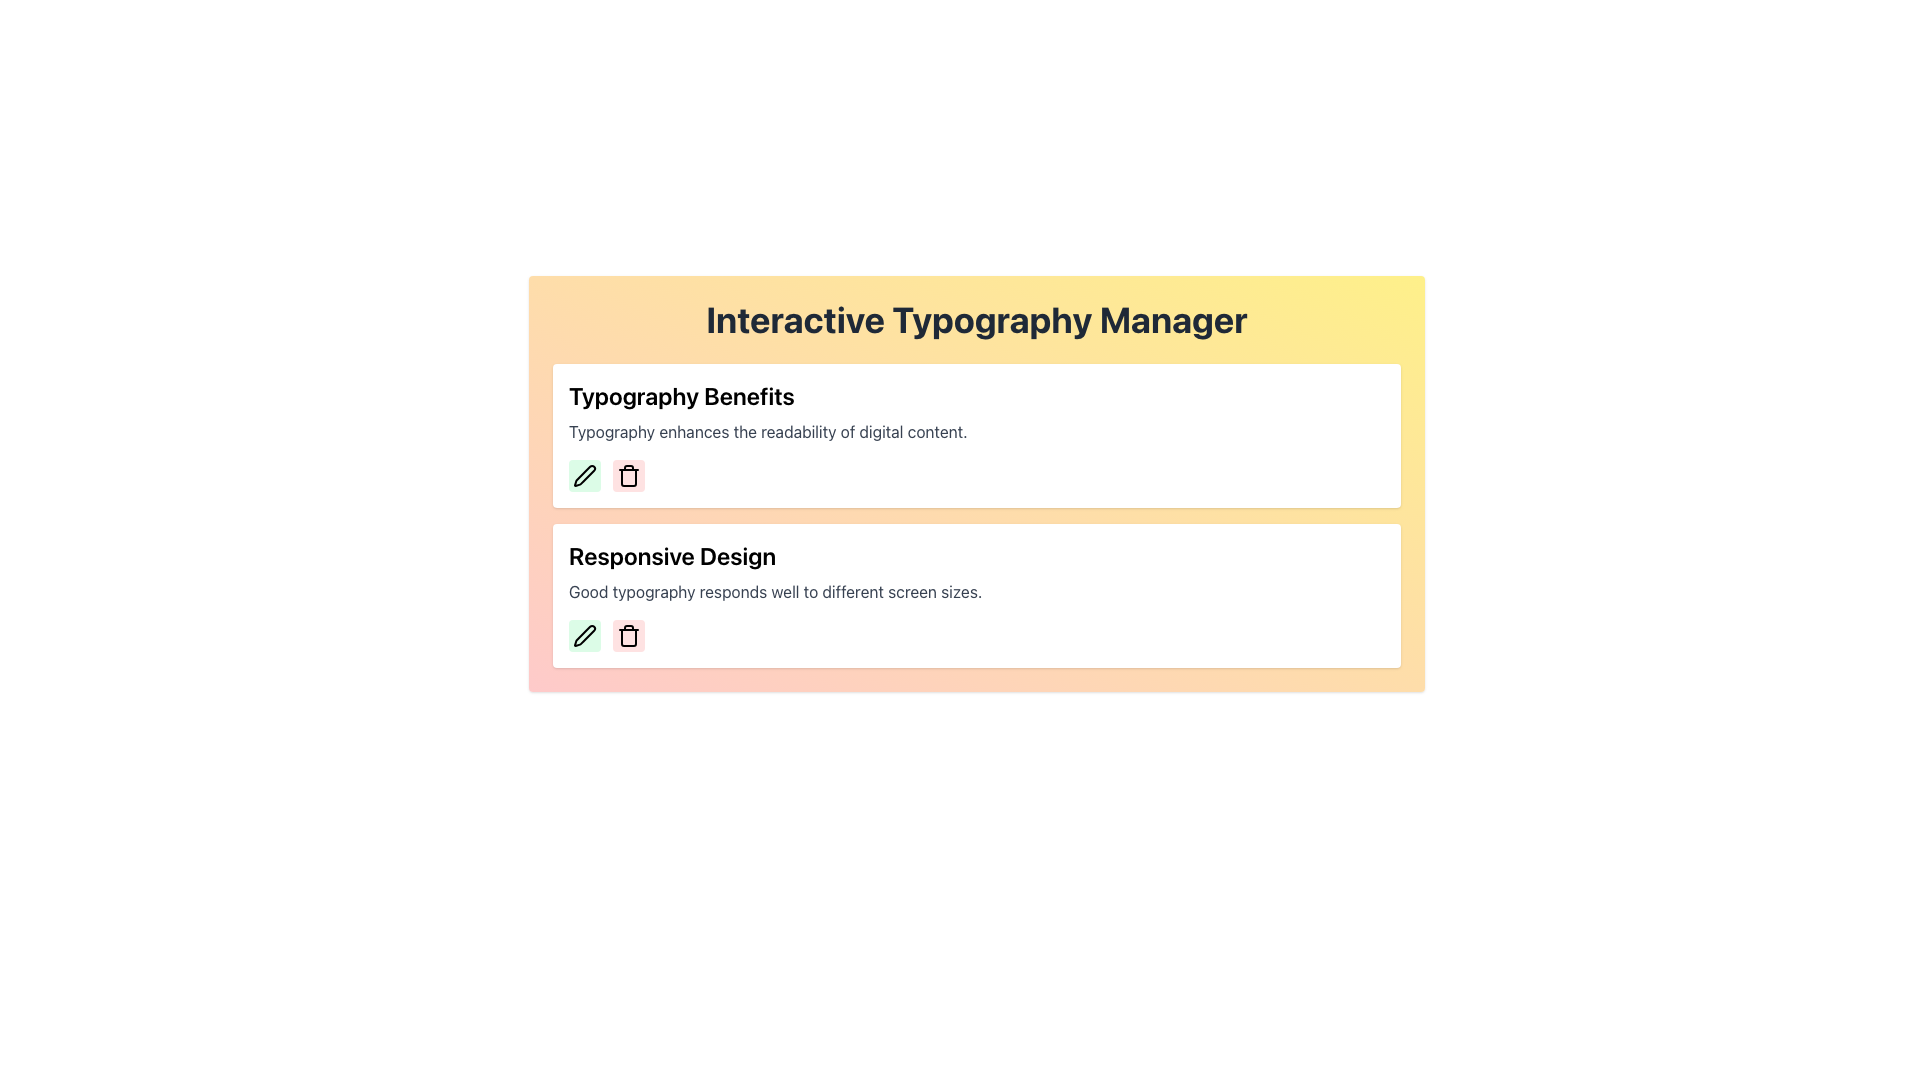 This screenshot has width=1920, height=1080. Describe the element at coordinates (627, 475) in the screenshot. I see `the small rectangular button with rounded corners and a light red background, which contains a trash can icon and is located beneath the title 'Typography Benefits'` at that location.